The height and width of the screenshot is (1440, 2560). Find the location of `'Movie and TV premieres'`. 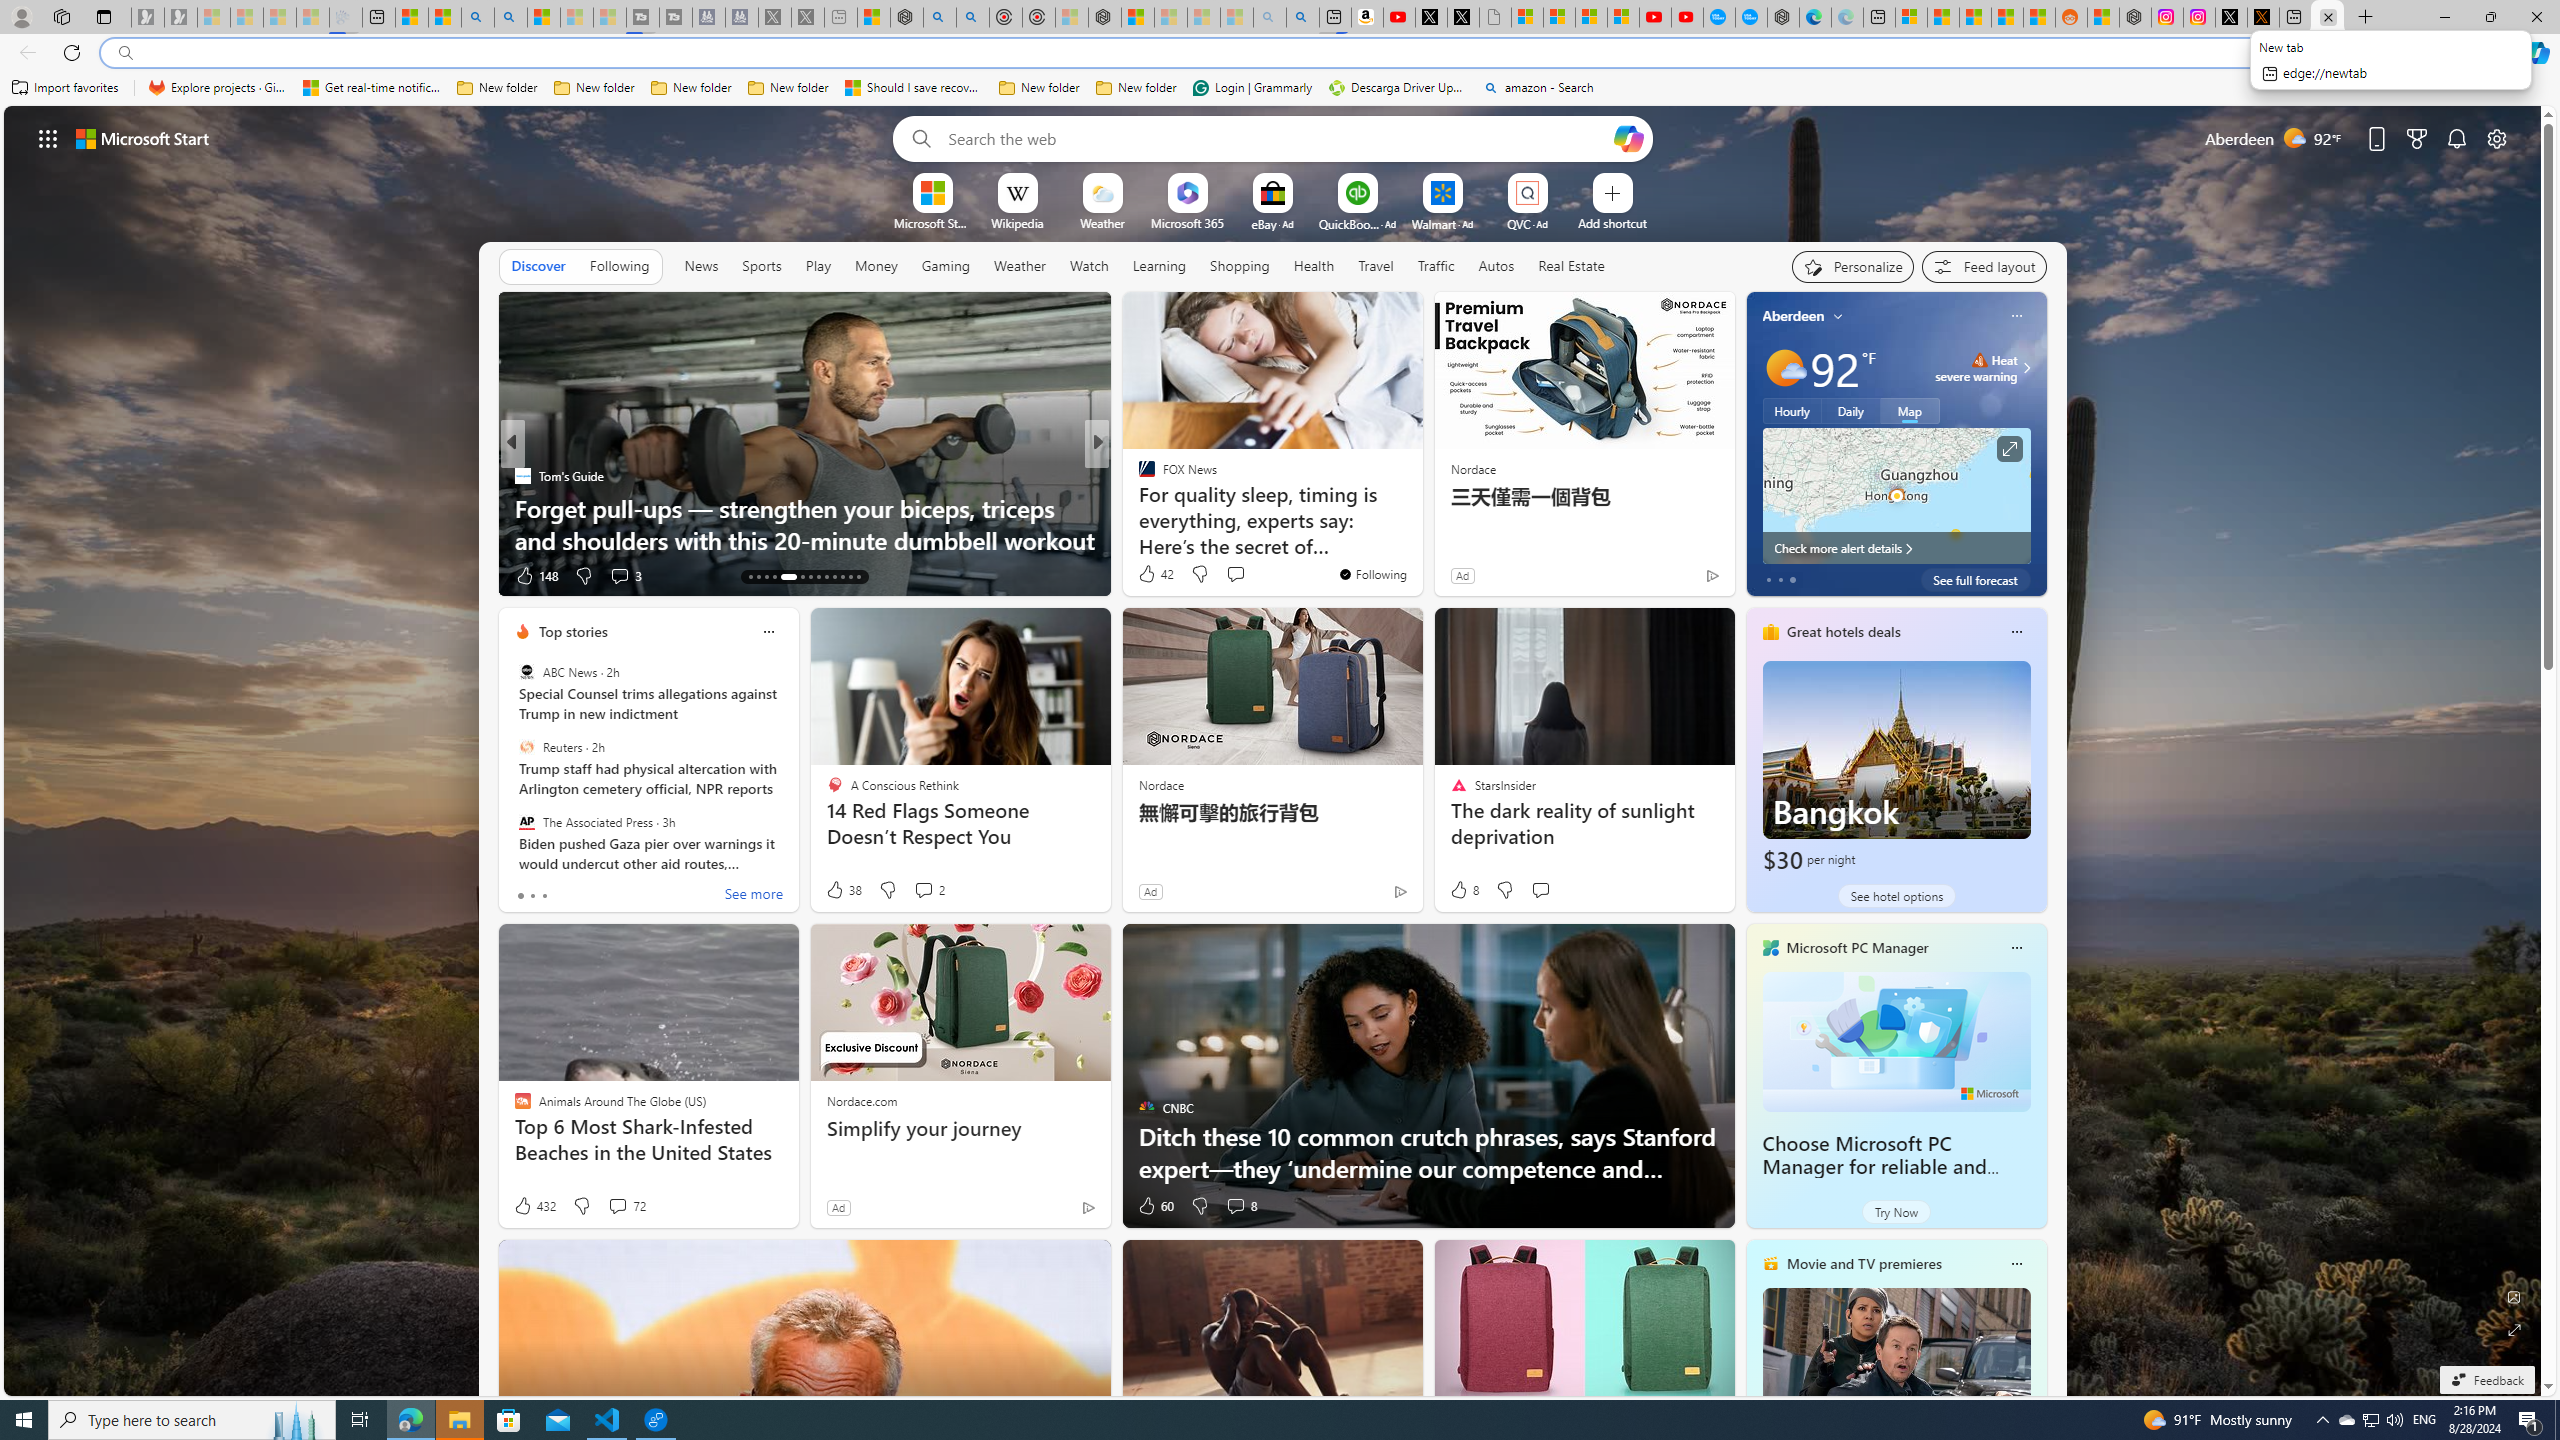

'Movie and TV premieres' is located at coordinates (1863, 1263).